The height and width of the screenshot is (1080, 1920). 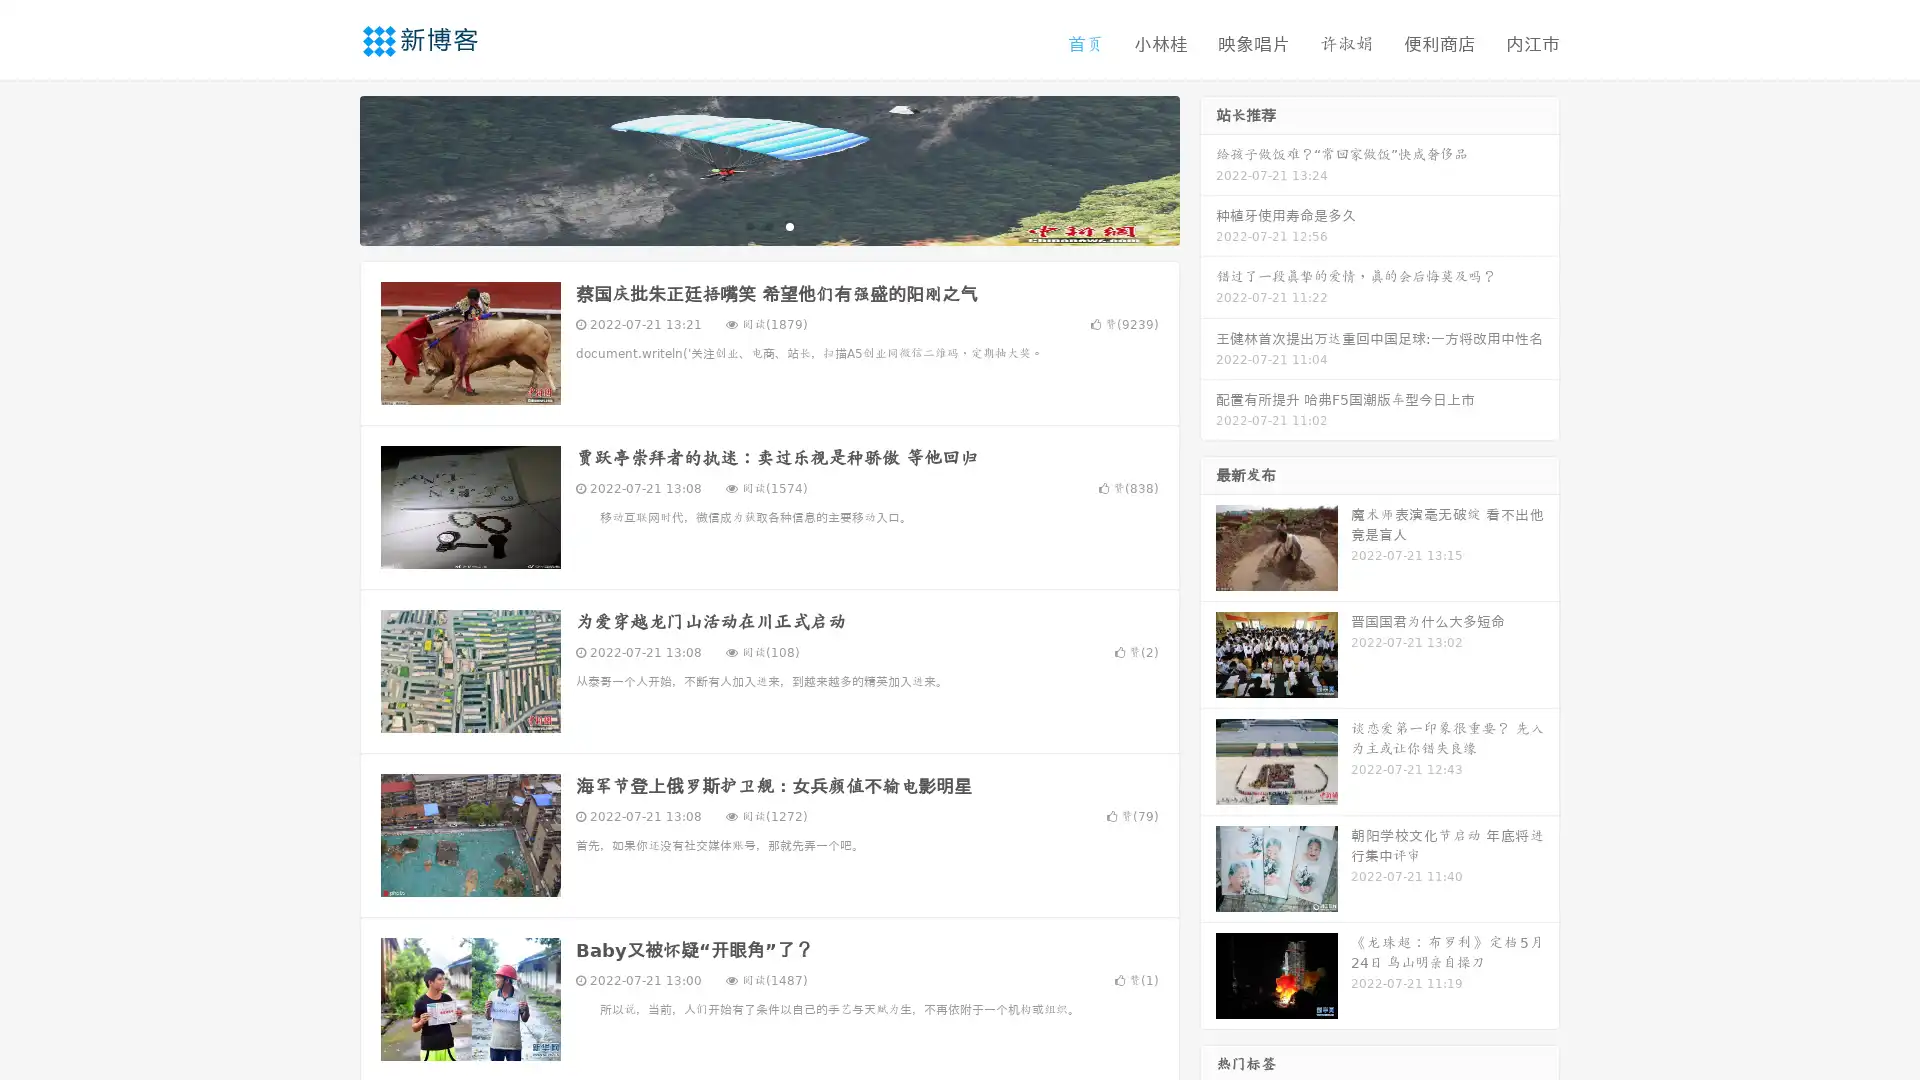 What do you see at coordinates (1208, 168) in the screenshot?
I see `Next slide` at bounding box center [1208, 168].